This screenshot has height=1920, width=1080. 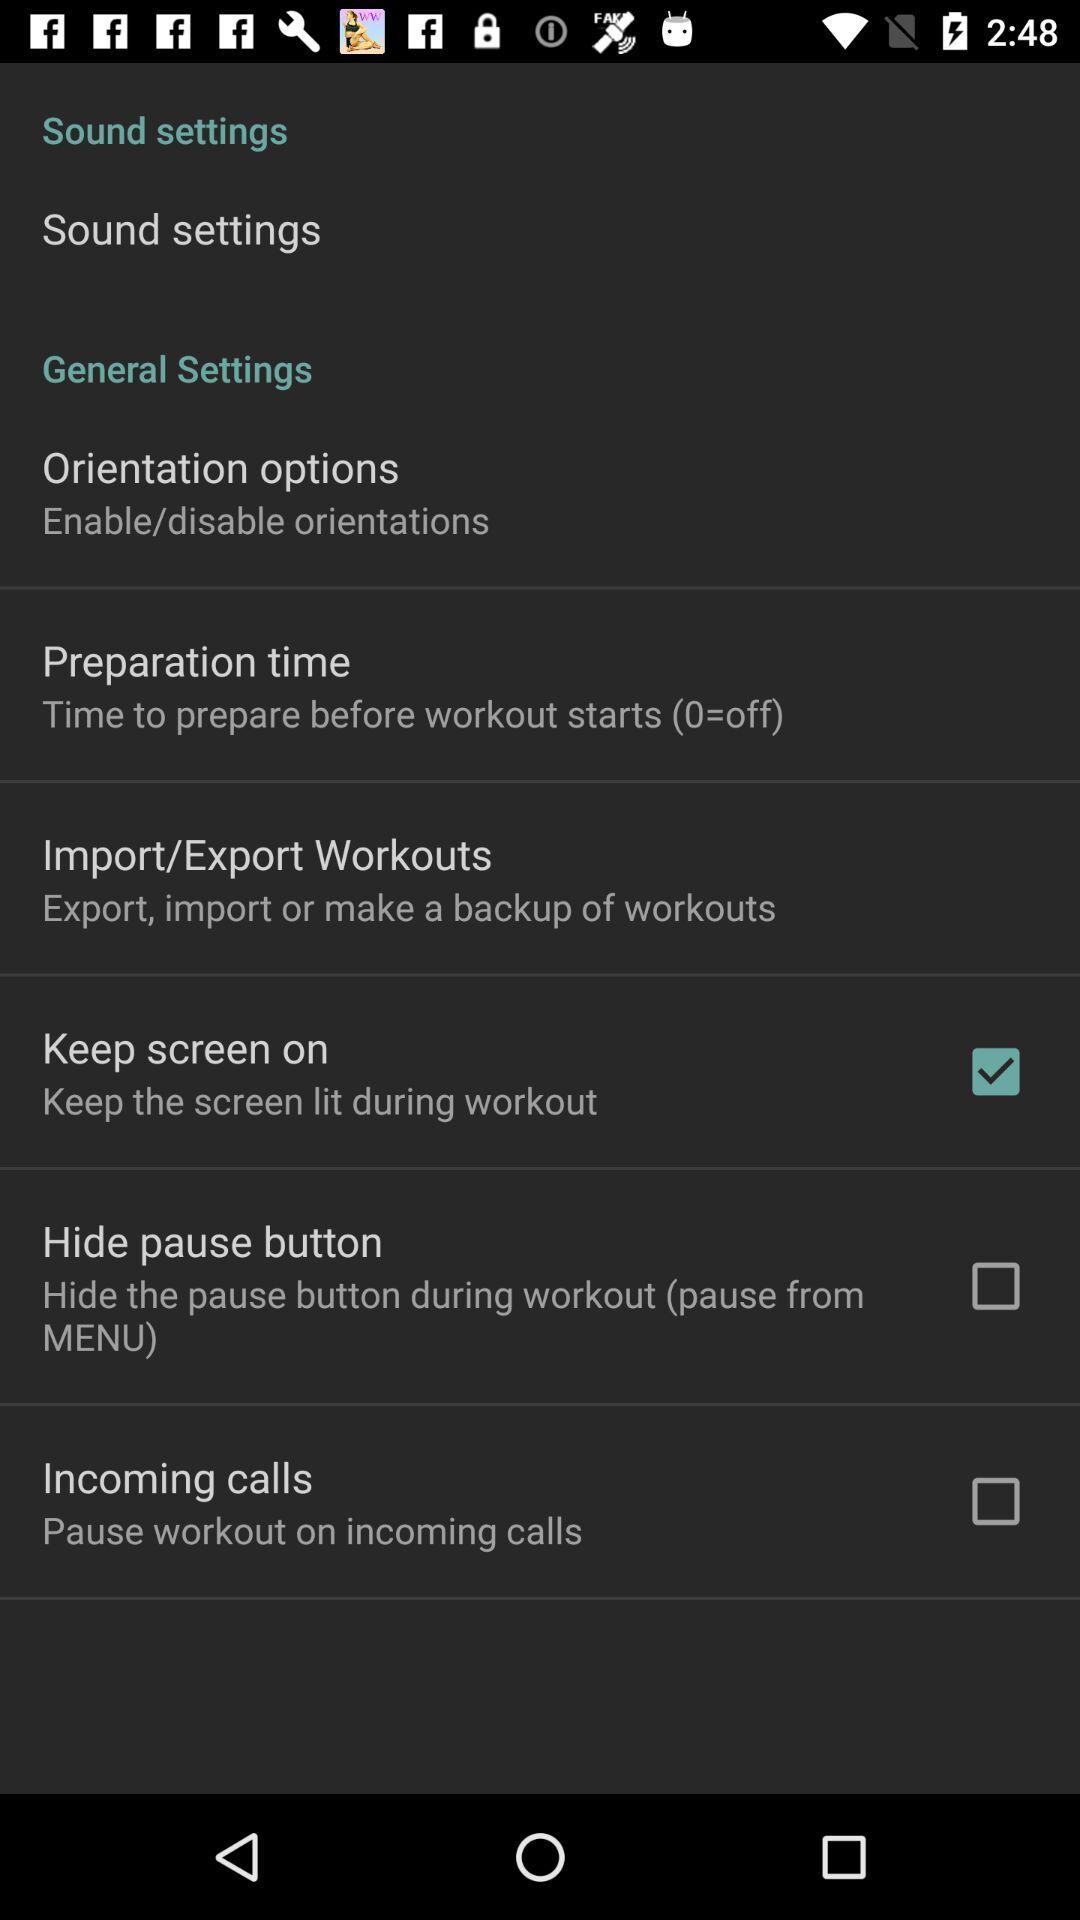 I want to click on icon below orientation options item, so click(x=264, y=519).